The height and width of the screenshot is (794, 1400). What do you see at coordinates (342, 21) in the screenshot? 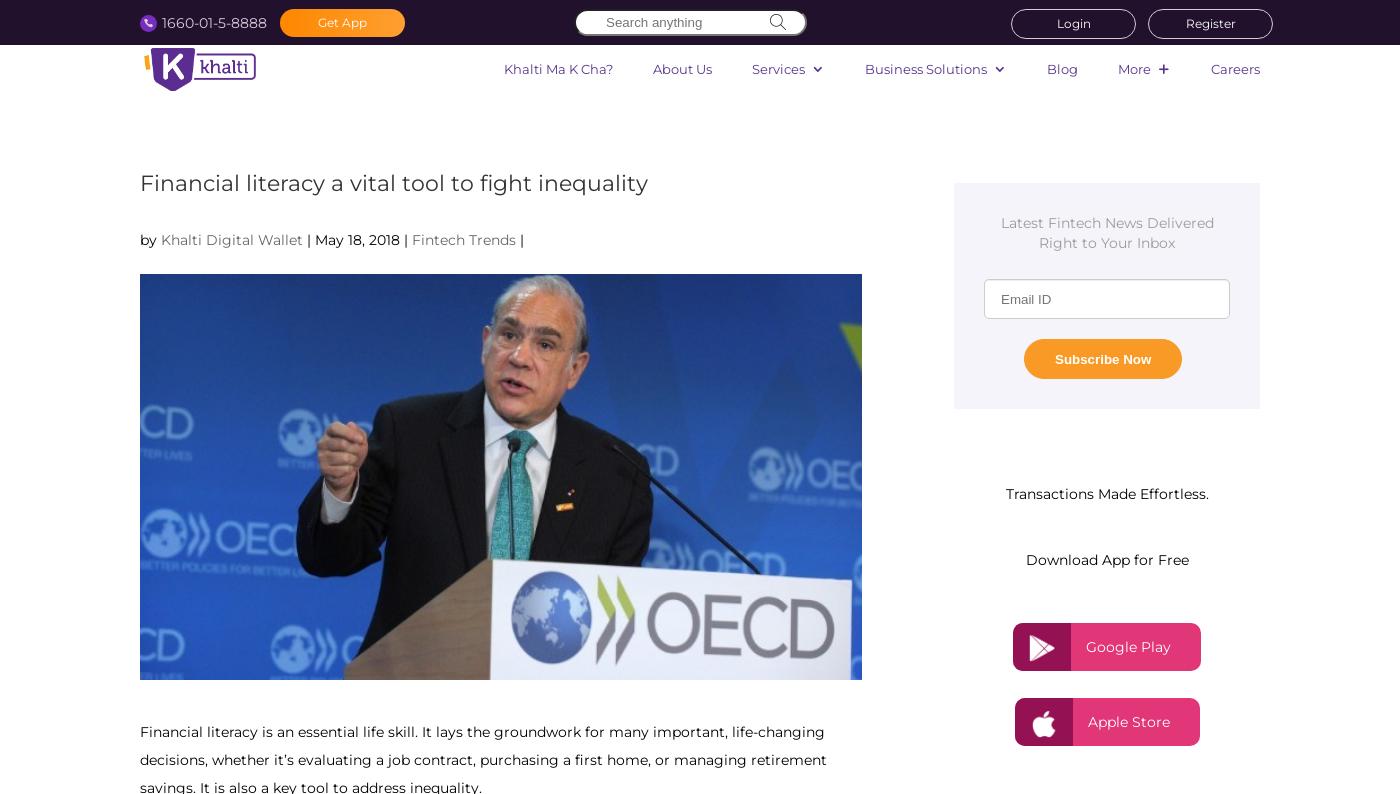
I see `'Get App'` at bounding box center [342, 21].